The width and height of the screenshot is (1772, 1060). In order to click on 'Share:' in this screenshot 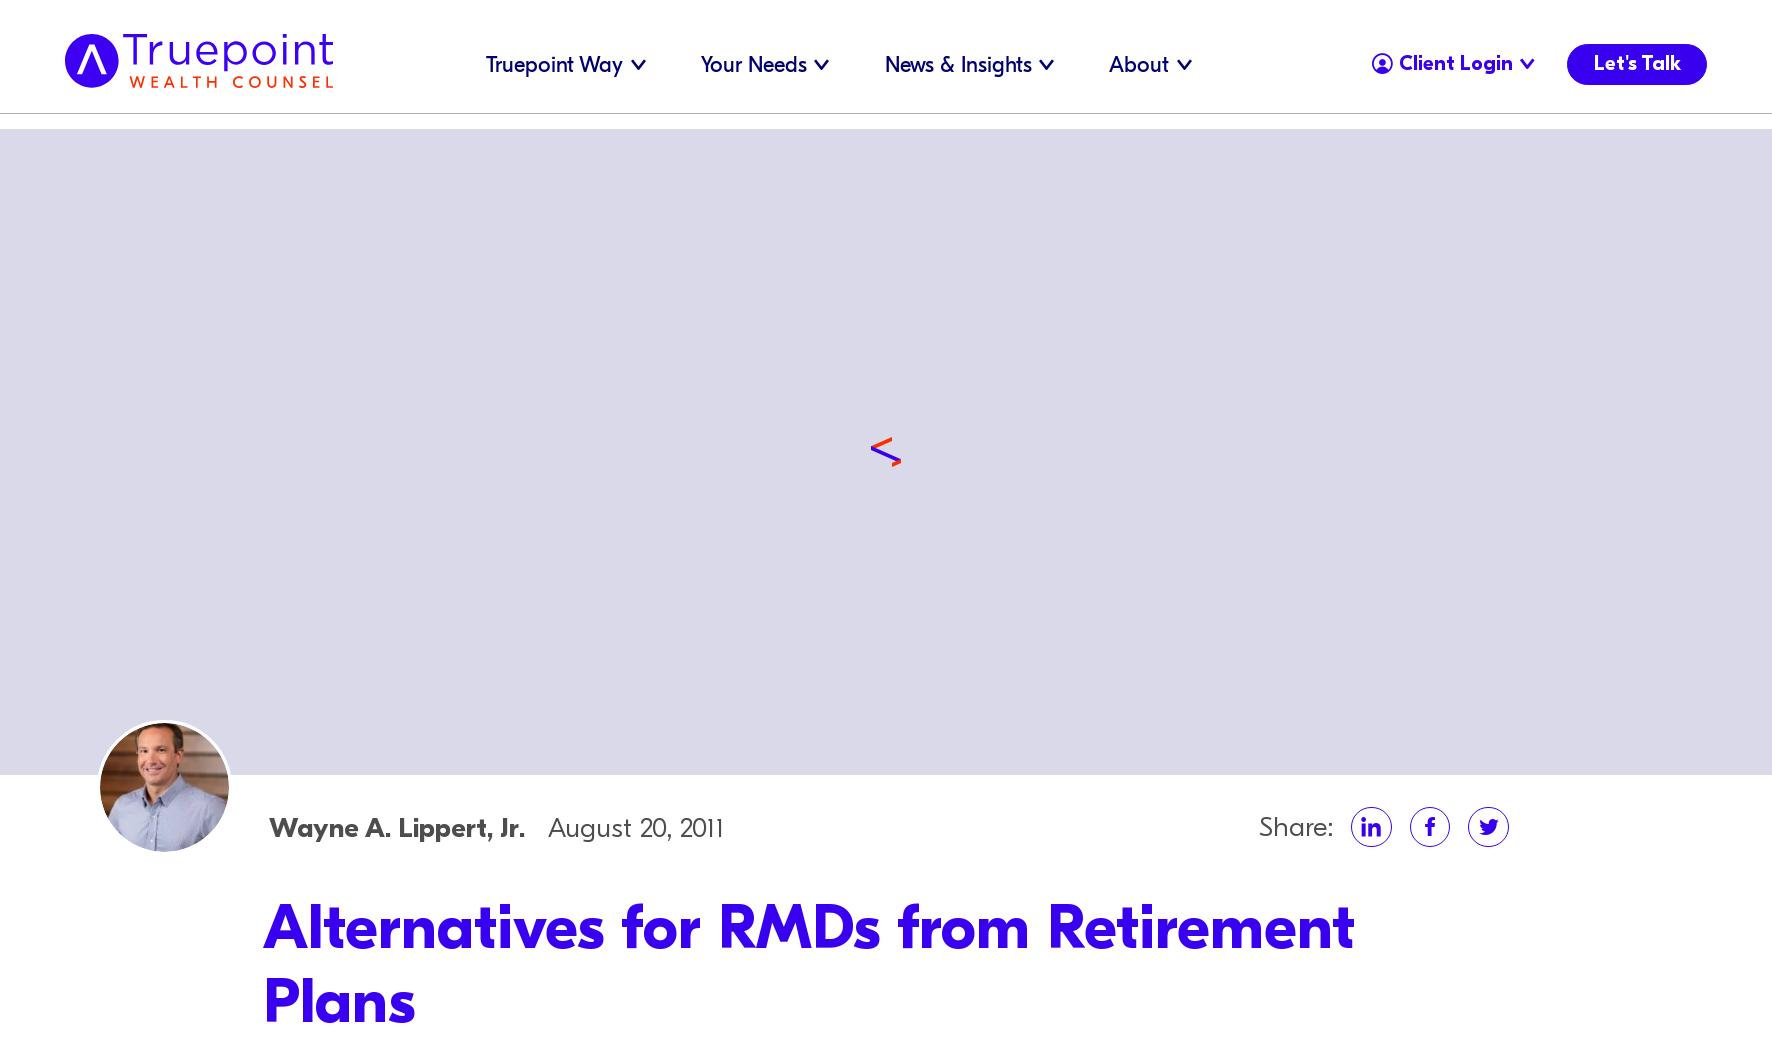, I will do `click(1296, 825)`.